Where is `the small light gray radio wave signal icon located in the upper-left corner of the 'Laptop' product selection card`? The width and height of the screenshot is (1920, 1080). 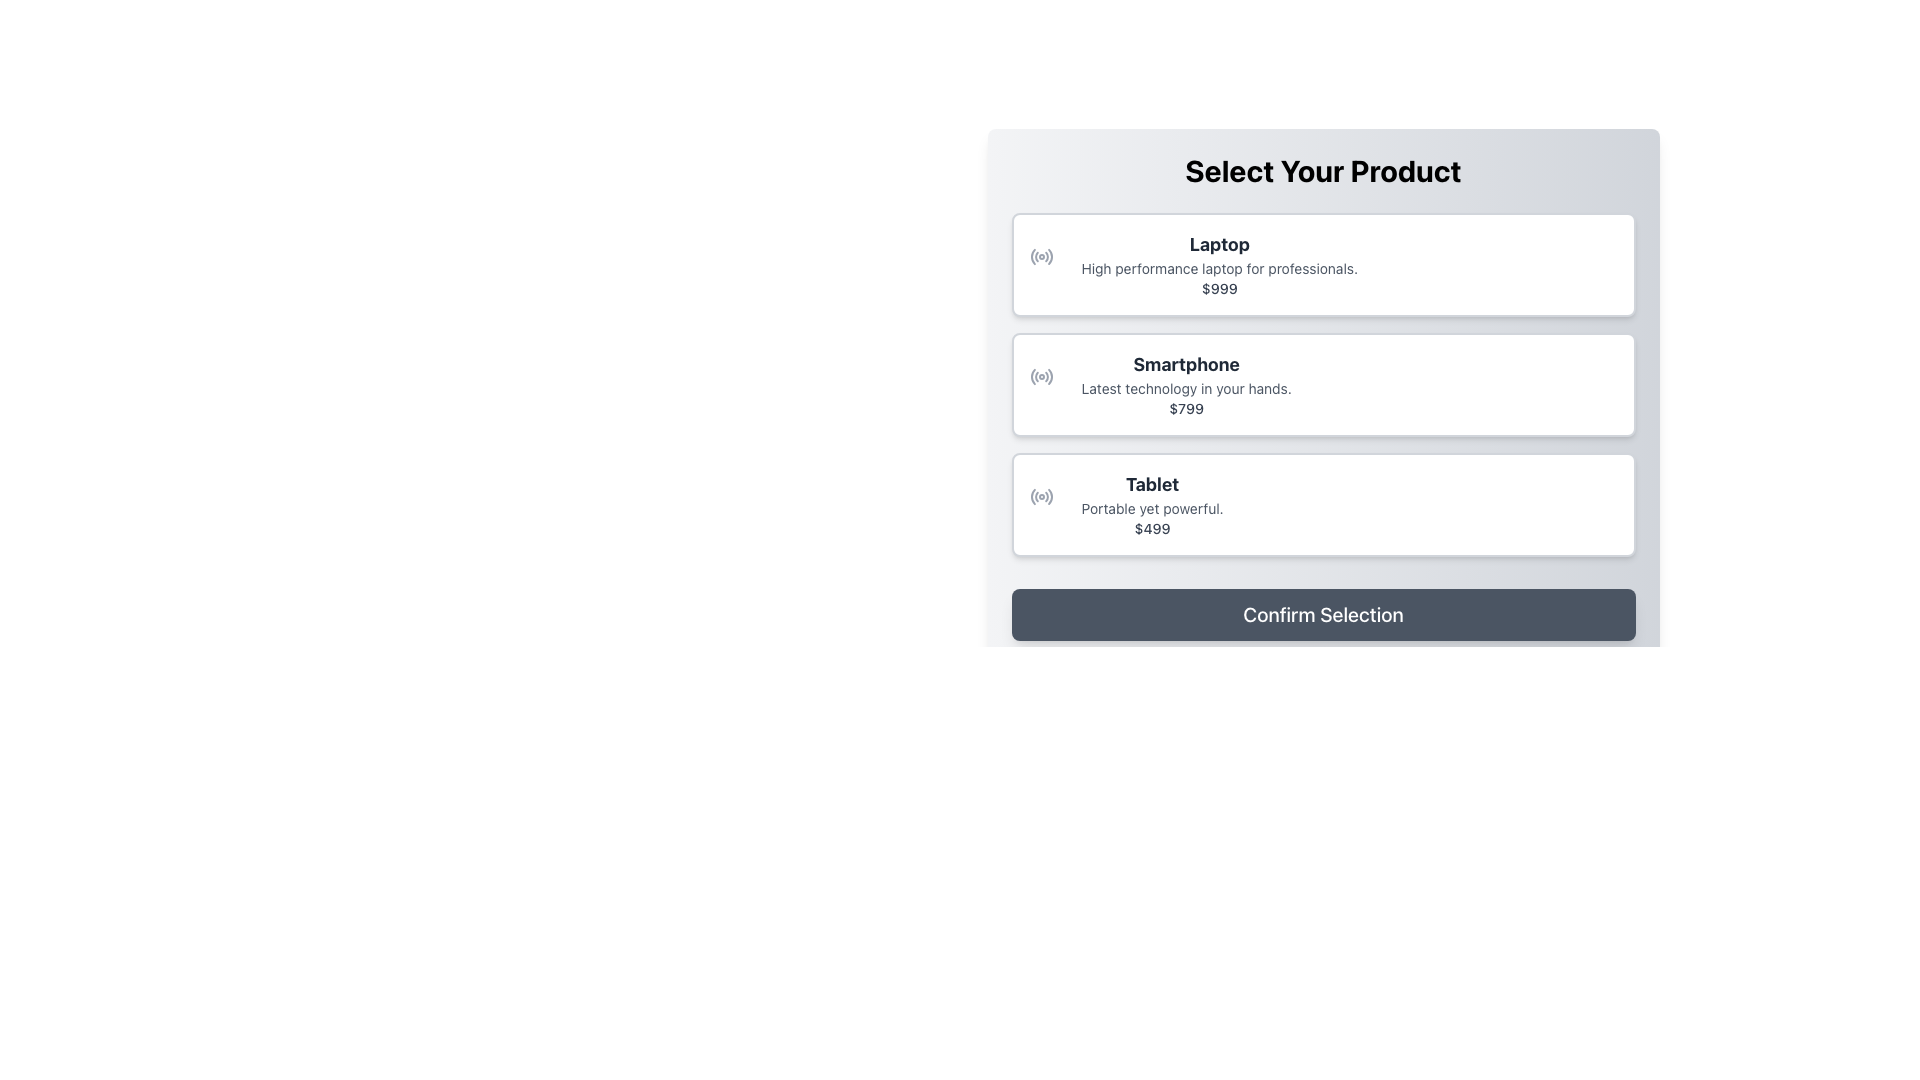
the small light gray radio wave signal icon located in the upper-left corner of the 'Laptop' product selection card is located at coordinates (1048, 264).